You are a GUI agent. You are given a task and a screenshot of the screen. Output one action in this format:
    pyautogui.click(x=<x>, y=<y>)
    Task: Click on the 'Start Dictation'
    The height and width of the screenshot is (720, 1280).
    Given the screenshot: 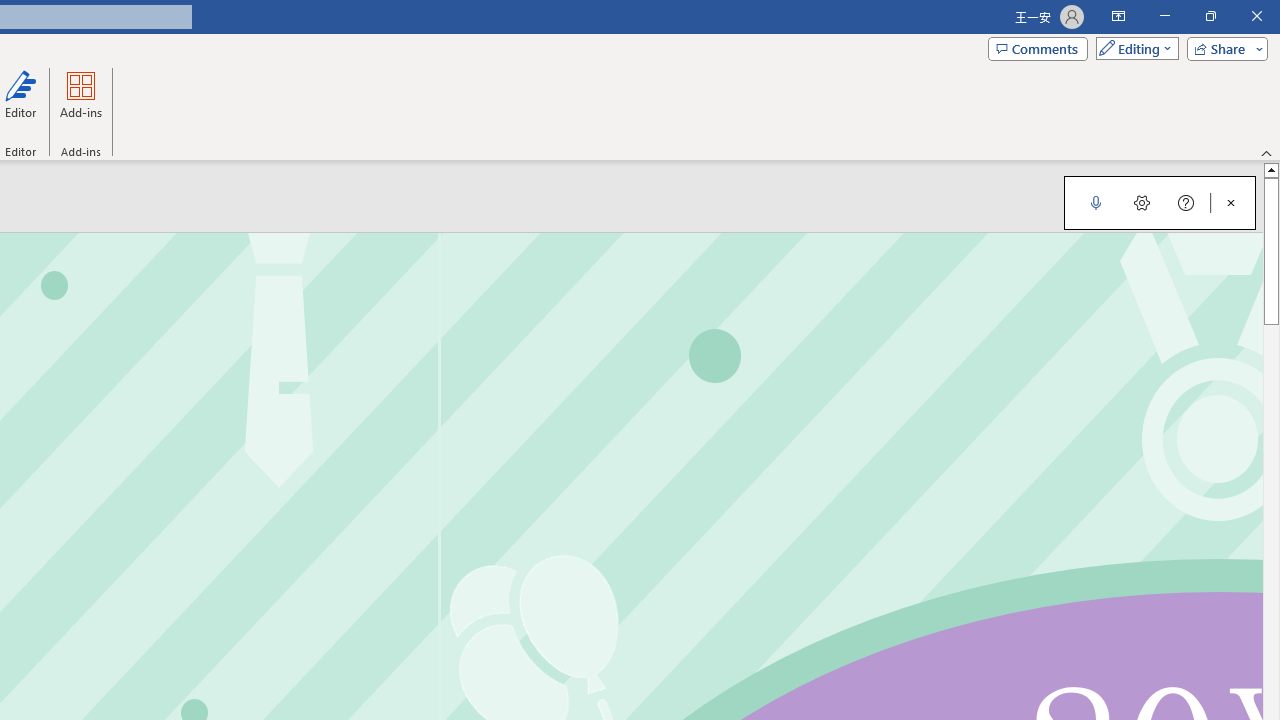 What is the action you would take?
    pyautogui.click(x=1095, y=203)
    